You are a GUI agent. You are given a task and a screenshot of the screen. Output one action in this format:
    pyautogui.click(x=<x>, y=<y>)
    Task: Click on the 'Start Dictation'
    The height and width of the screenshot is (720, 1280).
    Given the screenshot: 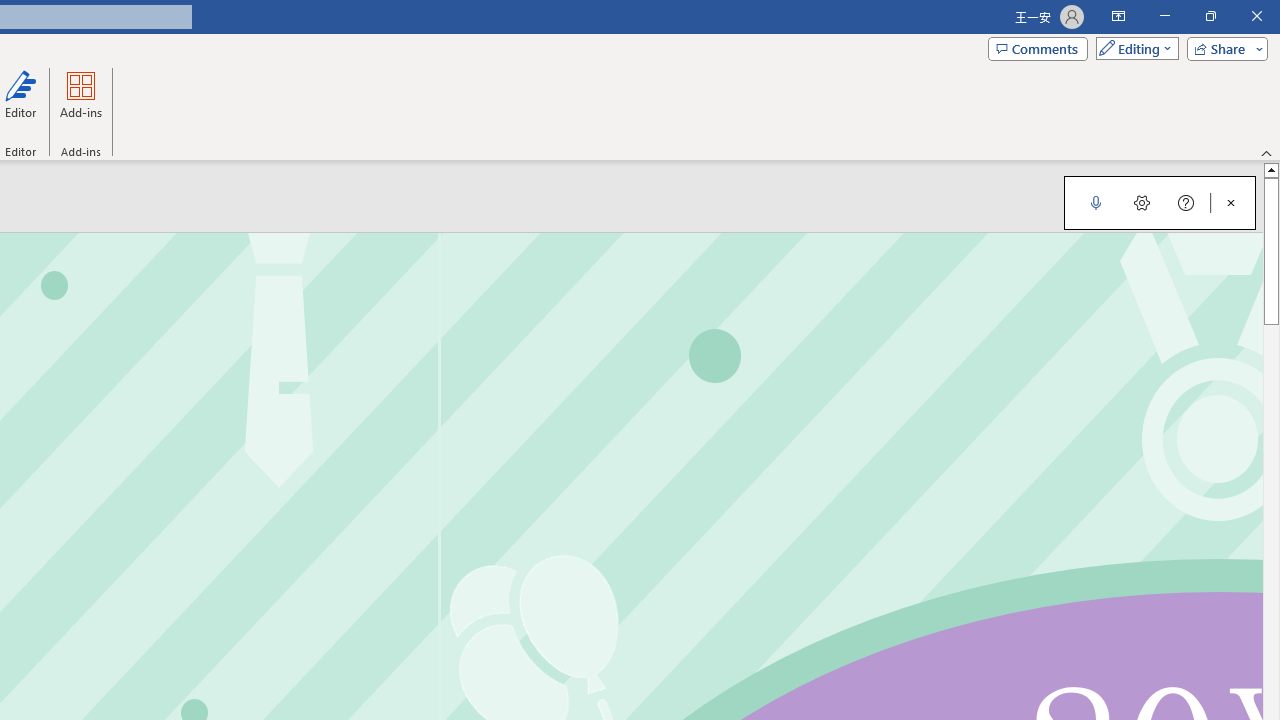 What is the action you would take?
    pyautogui.click(x=1095, y=203)
    